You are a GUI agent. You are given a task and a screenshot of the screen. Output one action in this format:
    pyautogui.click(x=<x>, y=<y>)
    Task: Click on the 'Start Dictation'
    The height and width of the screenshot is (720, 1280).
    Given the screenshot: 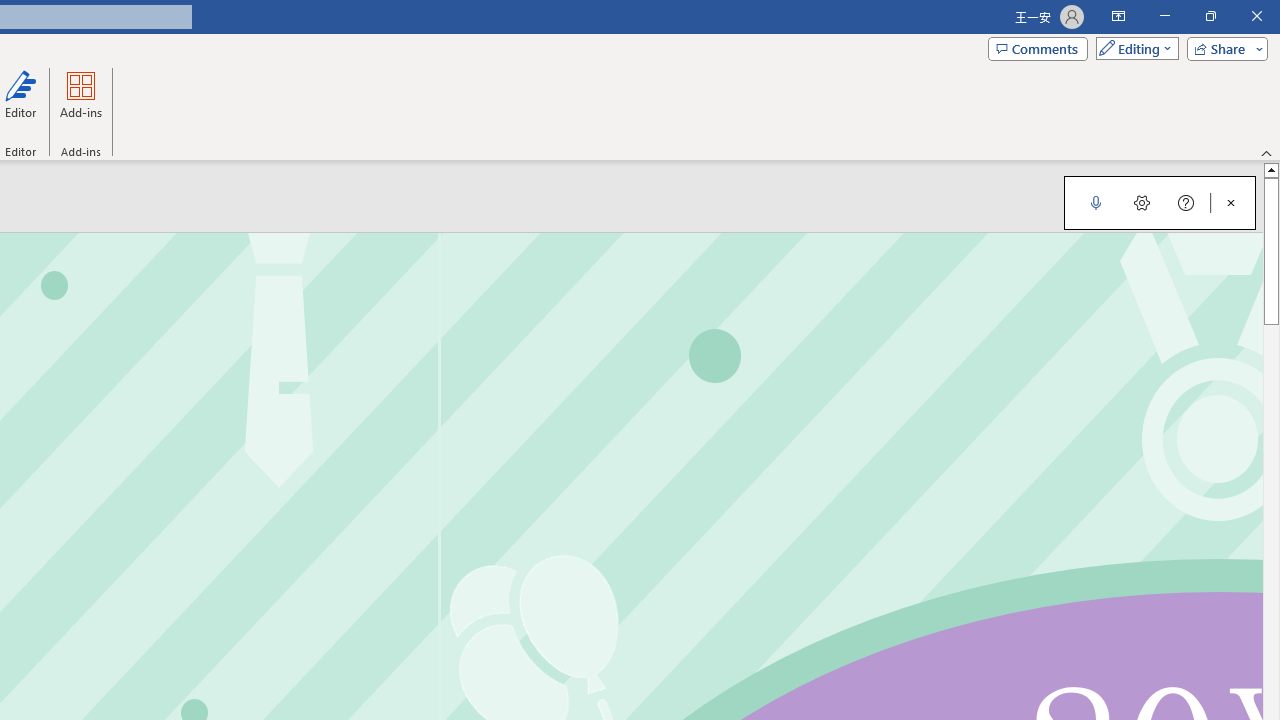 What is the action you would take?
    pyautogui.click(x=1095, y=203)
    